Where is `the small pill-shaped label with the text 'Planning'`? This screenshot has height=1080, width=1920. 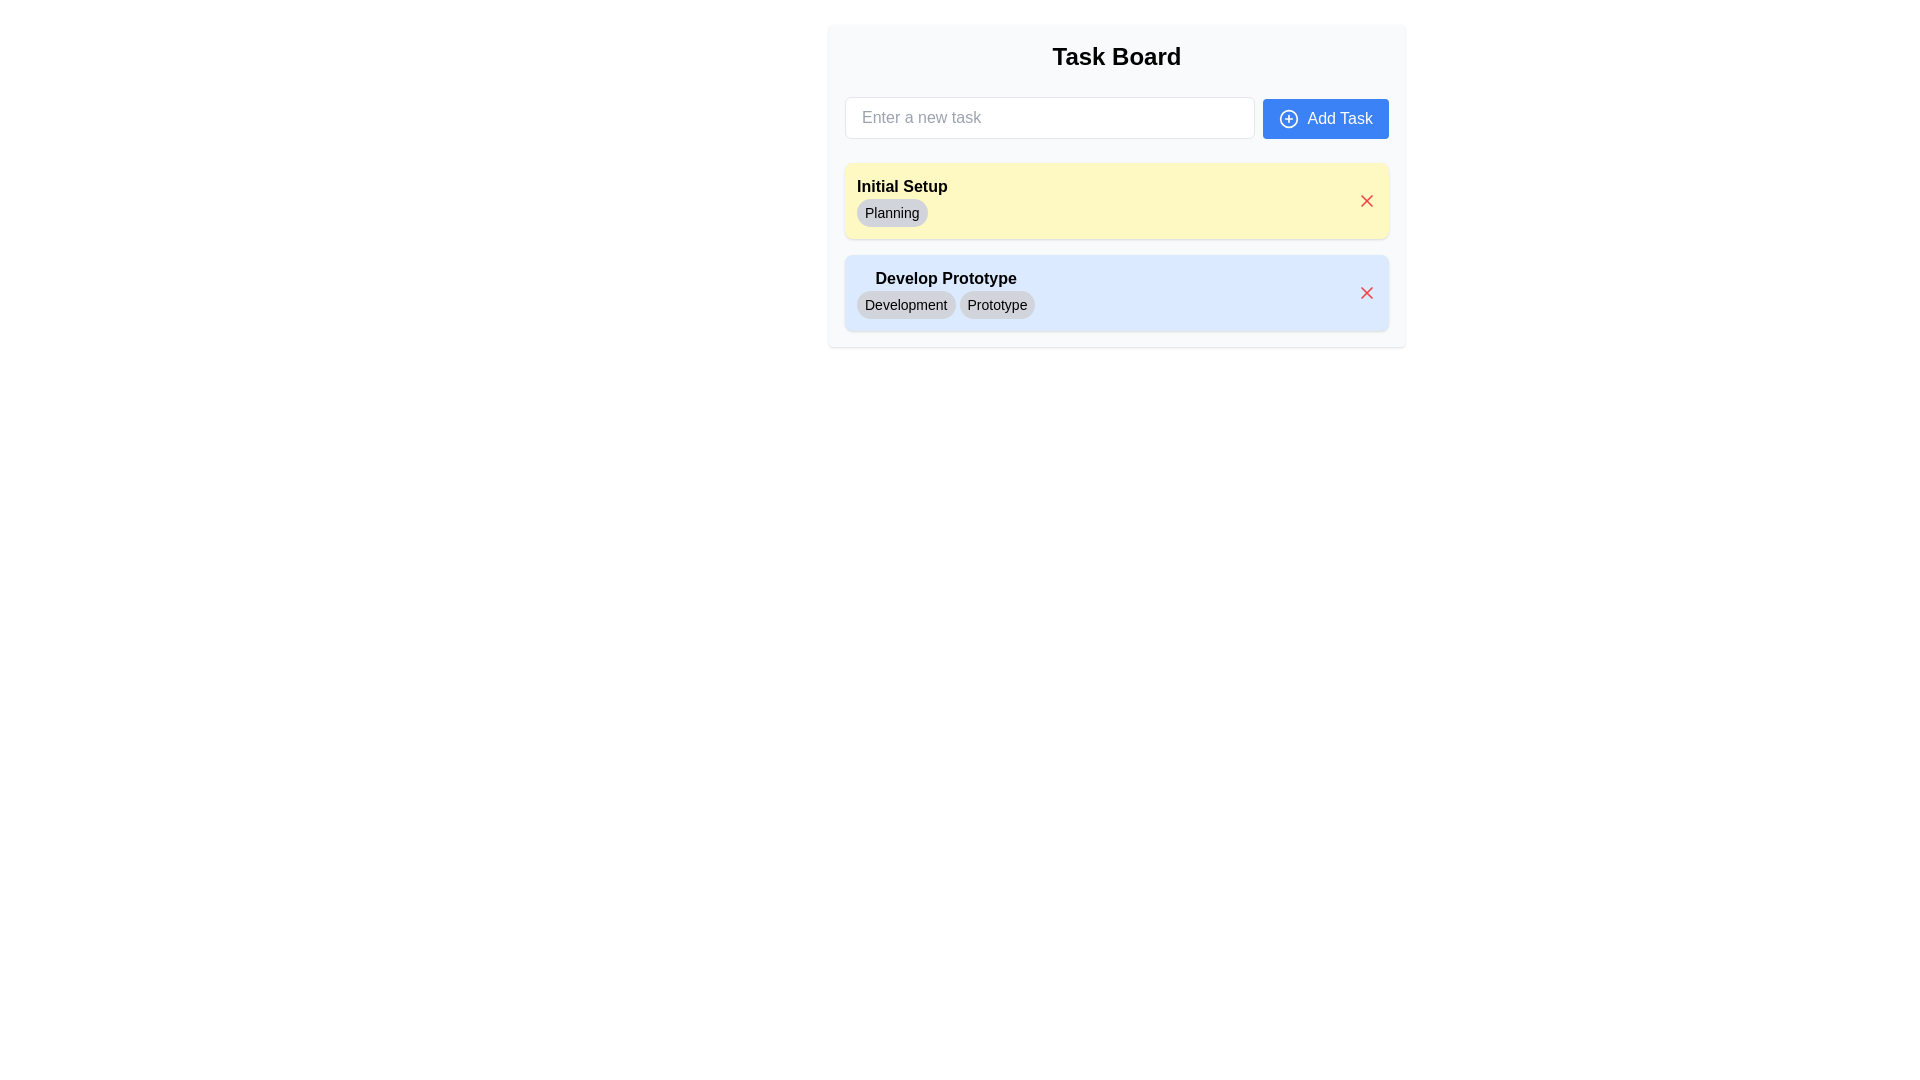
the small pill-shaped label with the text 'Planning' is located at coordinates (901, 212).